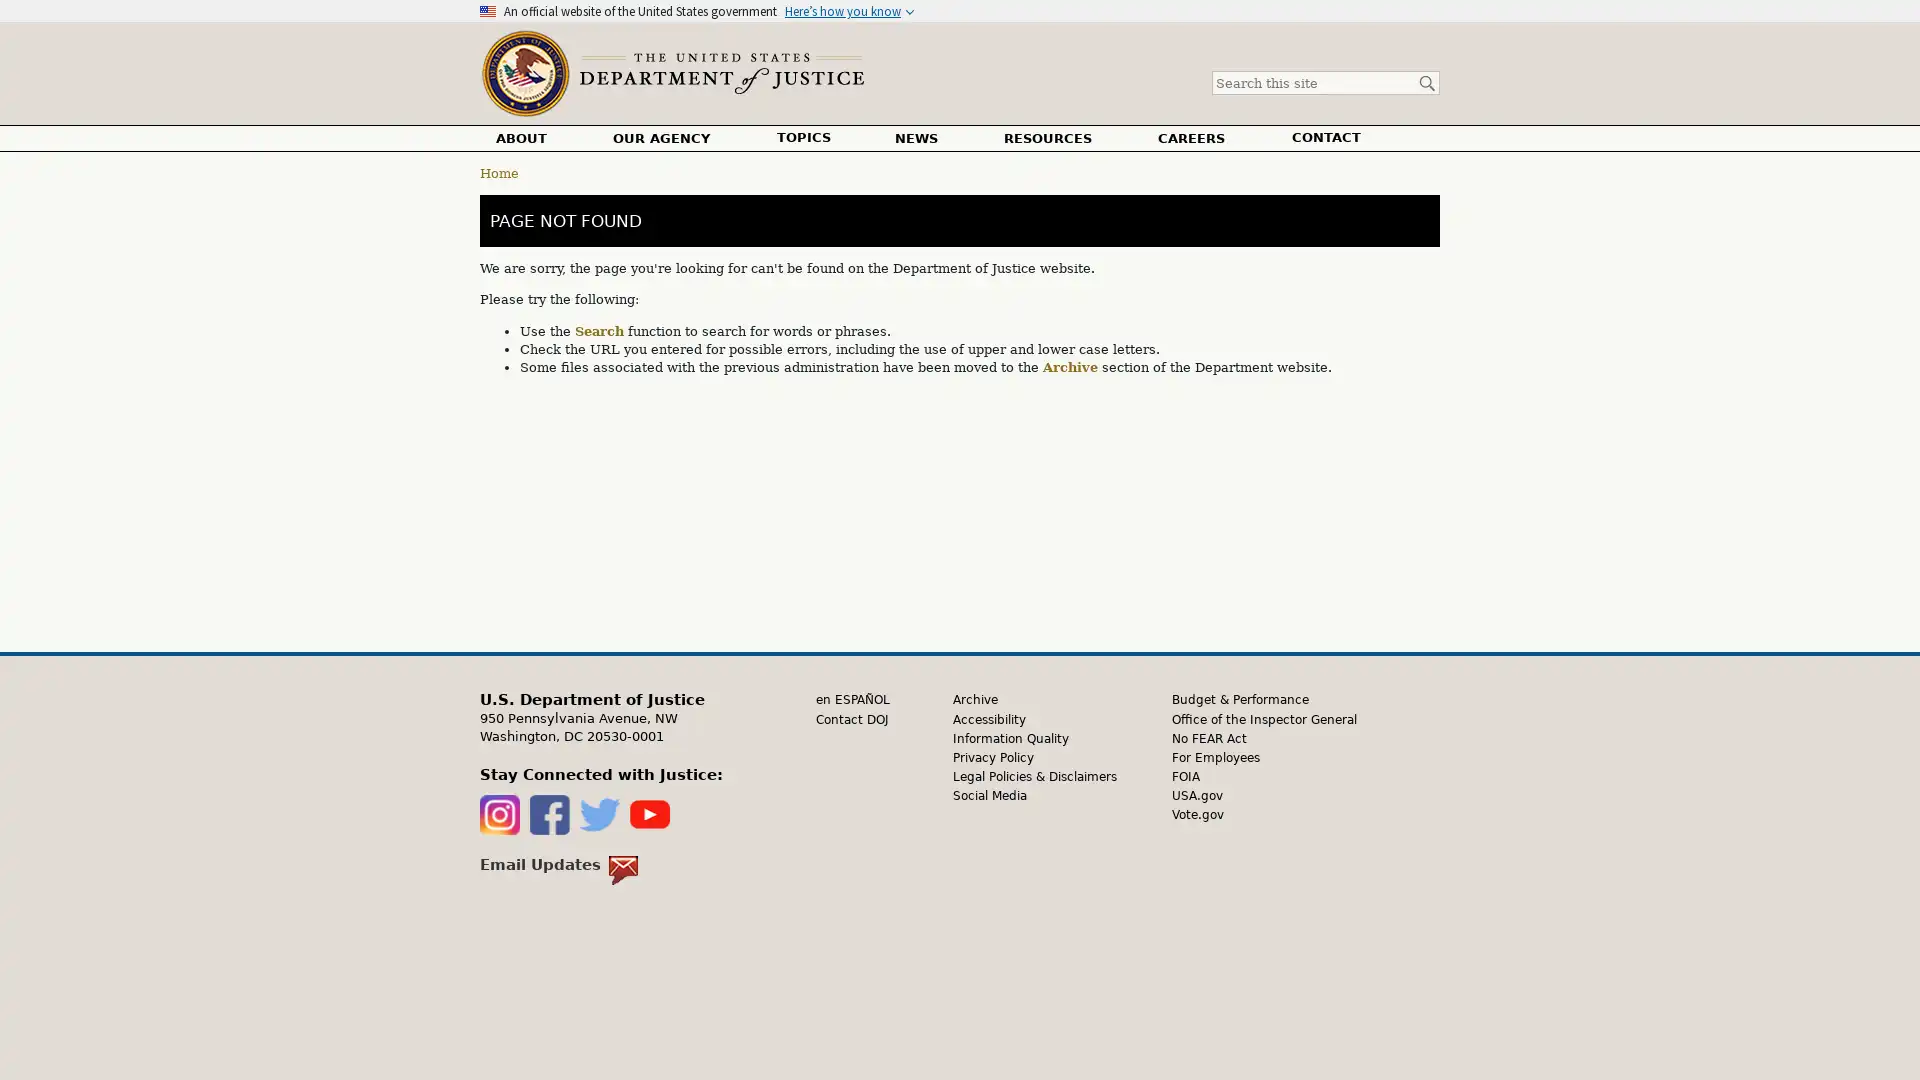  What do you see at coordinates (1425, 83) in the screenshot?
I see `Search` at bounding box center [1425, 83].